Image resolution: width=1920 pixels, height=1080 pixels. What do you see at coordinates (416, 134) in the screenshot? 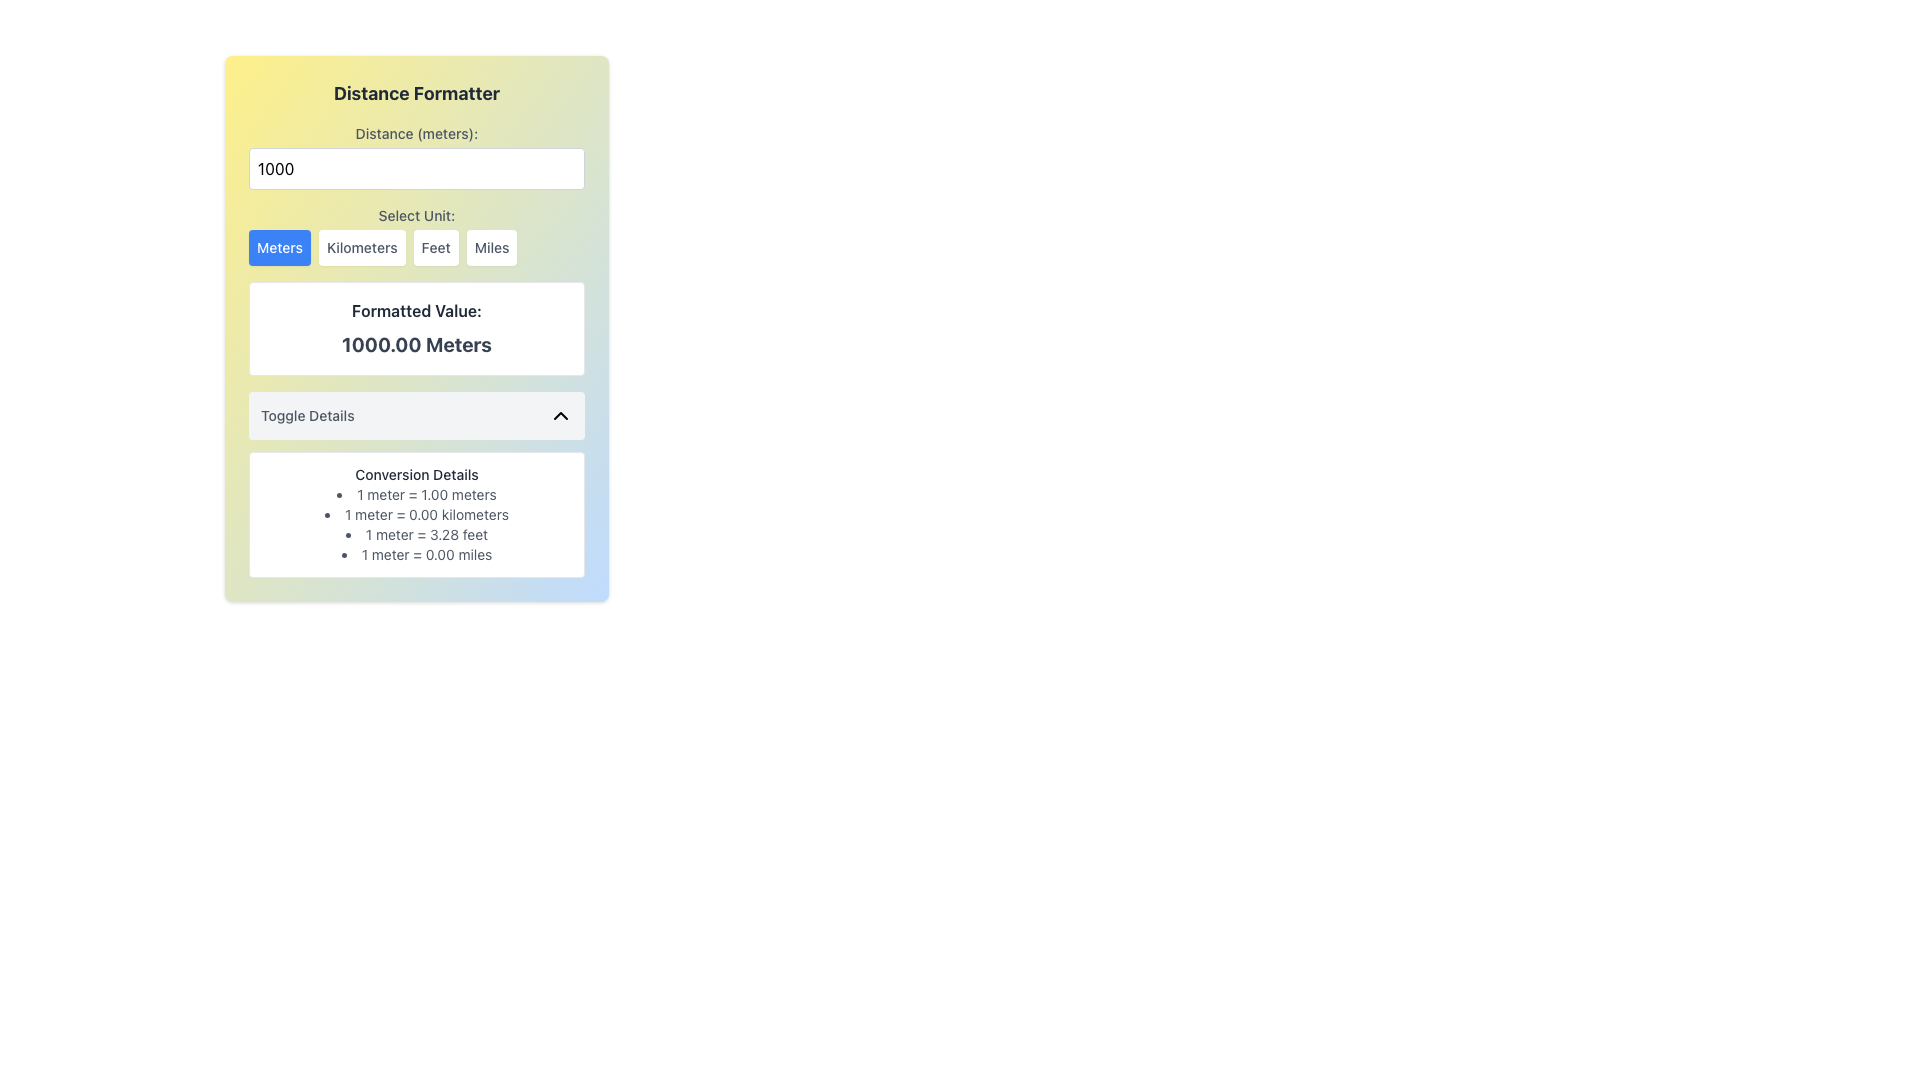
I see `the static text label reading 'Distance (meters):' which is positioned above an input field in the 'Distance Formatter' form` at bounding box center [416, 134].